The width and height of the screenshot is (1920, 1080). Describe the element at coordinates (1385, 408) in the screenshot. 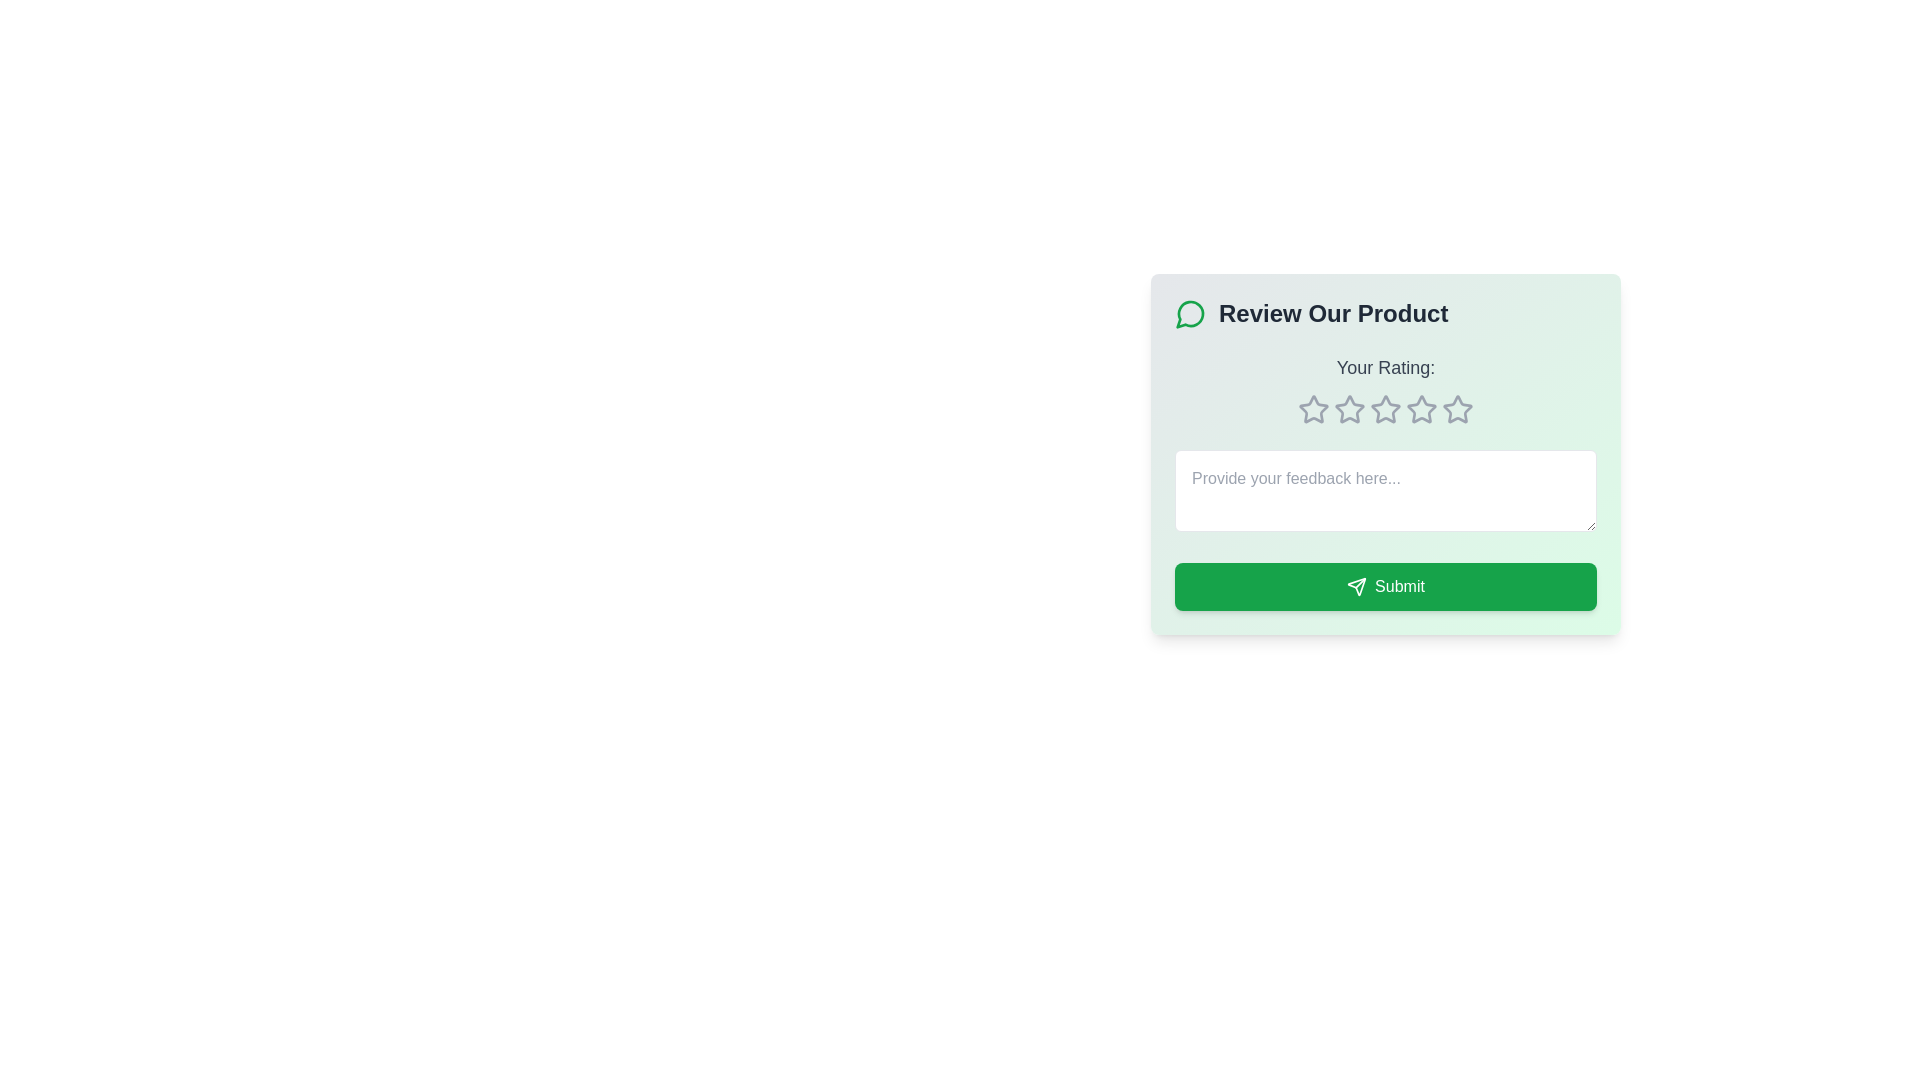

I see `the second star icon in the rating widget located in the 'Your Rating:' section, which allows users to provide a visual rating` at that location.